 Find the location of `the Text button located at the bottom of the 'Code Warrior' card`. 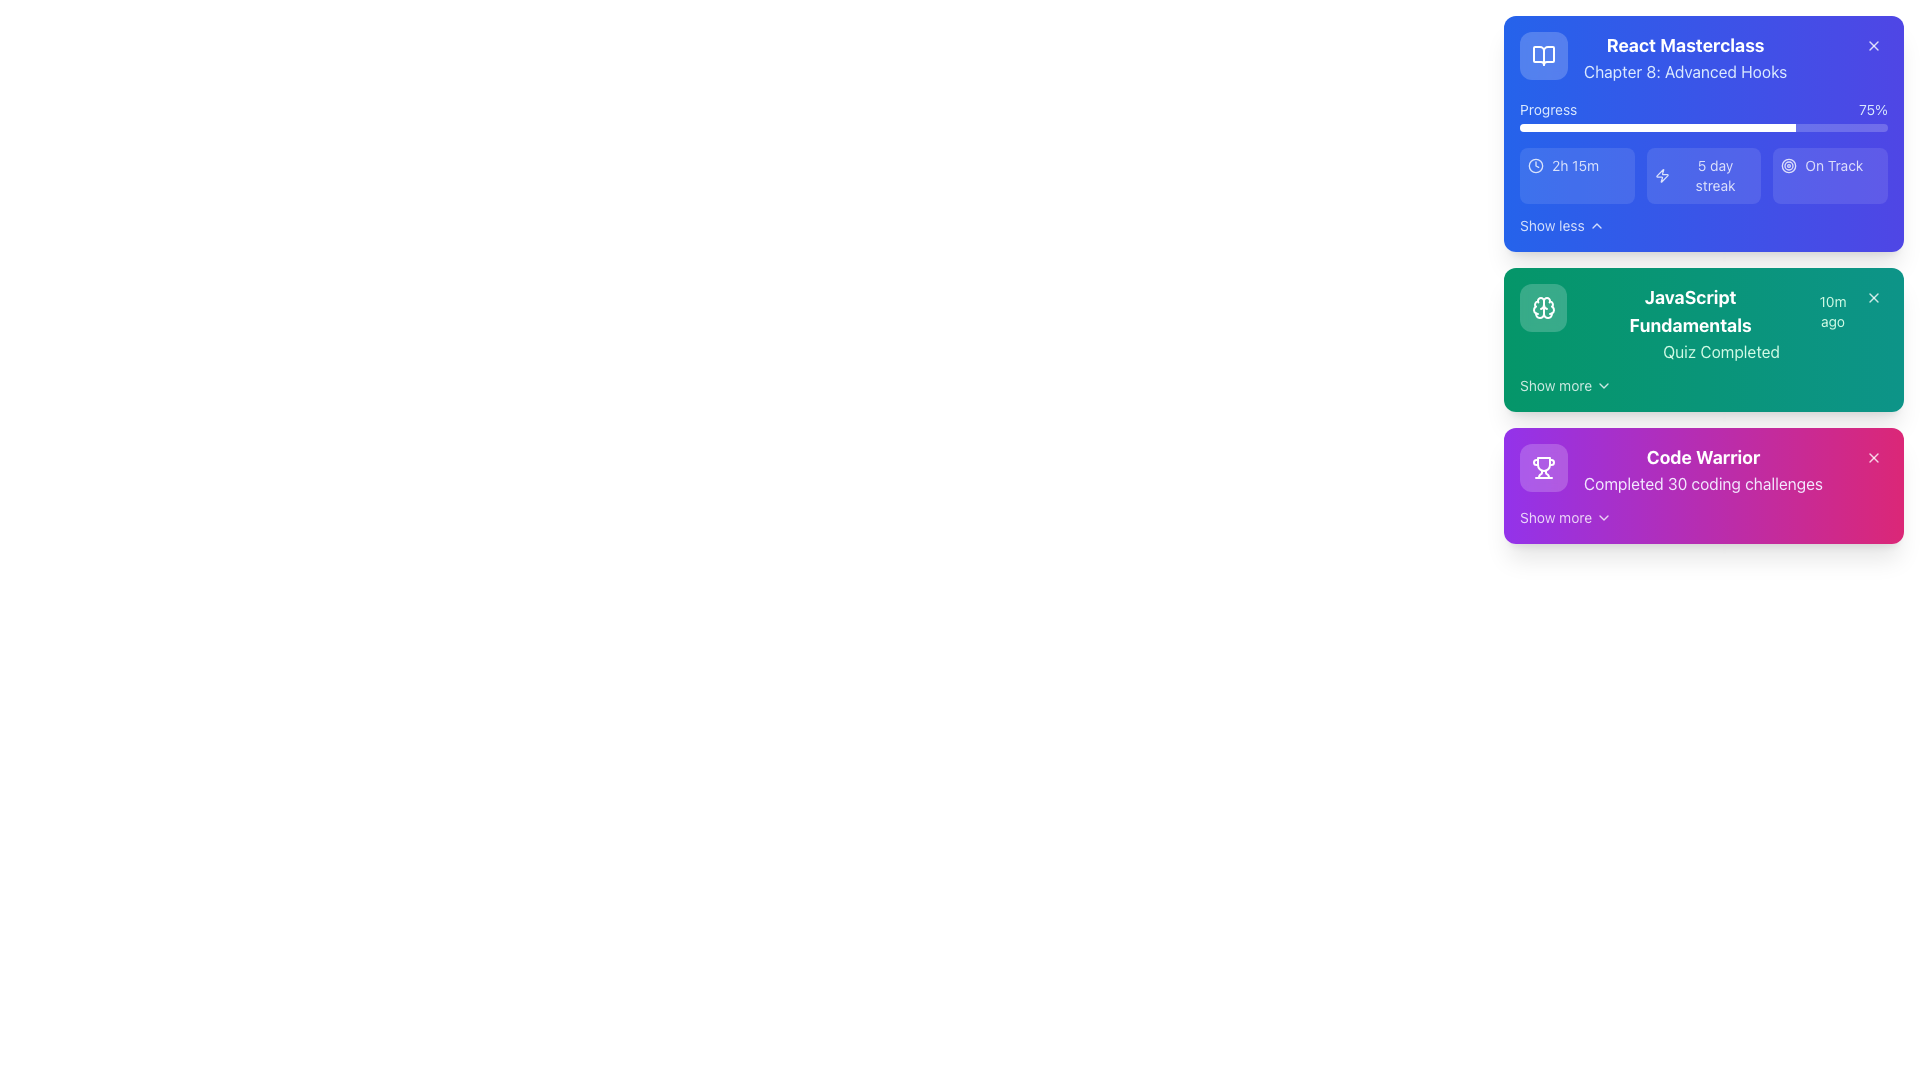

the Text button located at the bottom of the 'Code Warrior' card is located at coordinates (1555, 516).